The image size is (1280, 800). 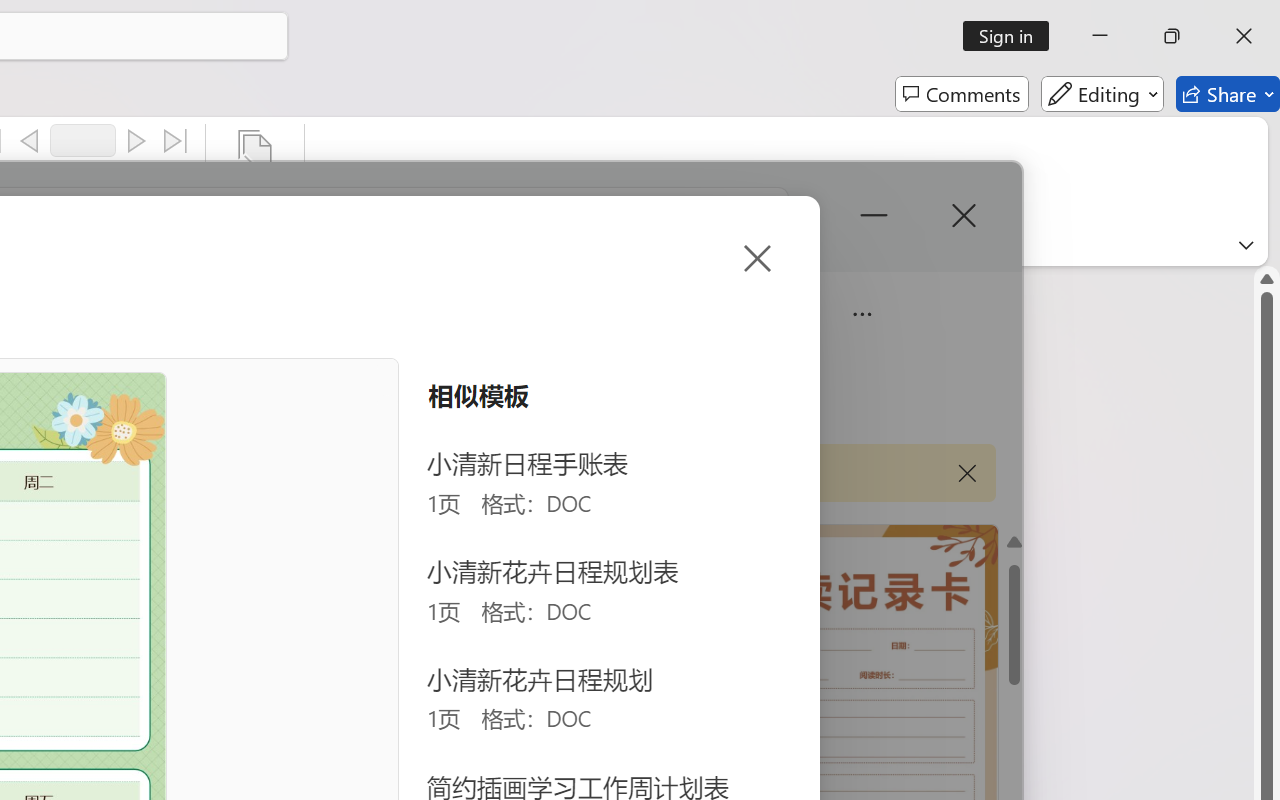 I want to click on 'Editing', so click(x=1101, y=94).